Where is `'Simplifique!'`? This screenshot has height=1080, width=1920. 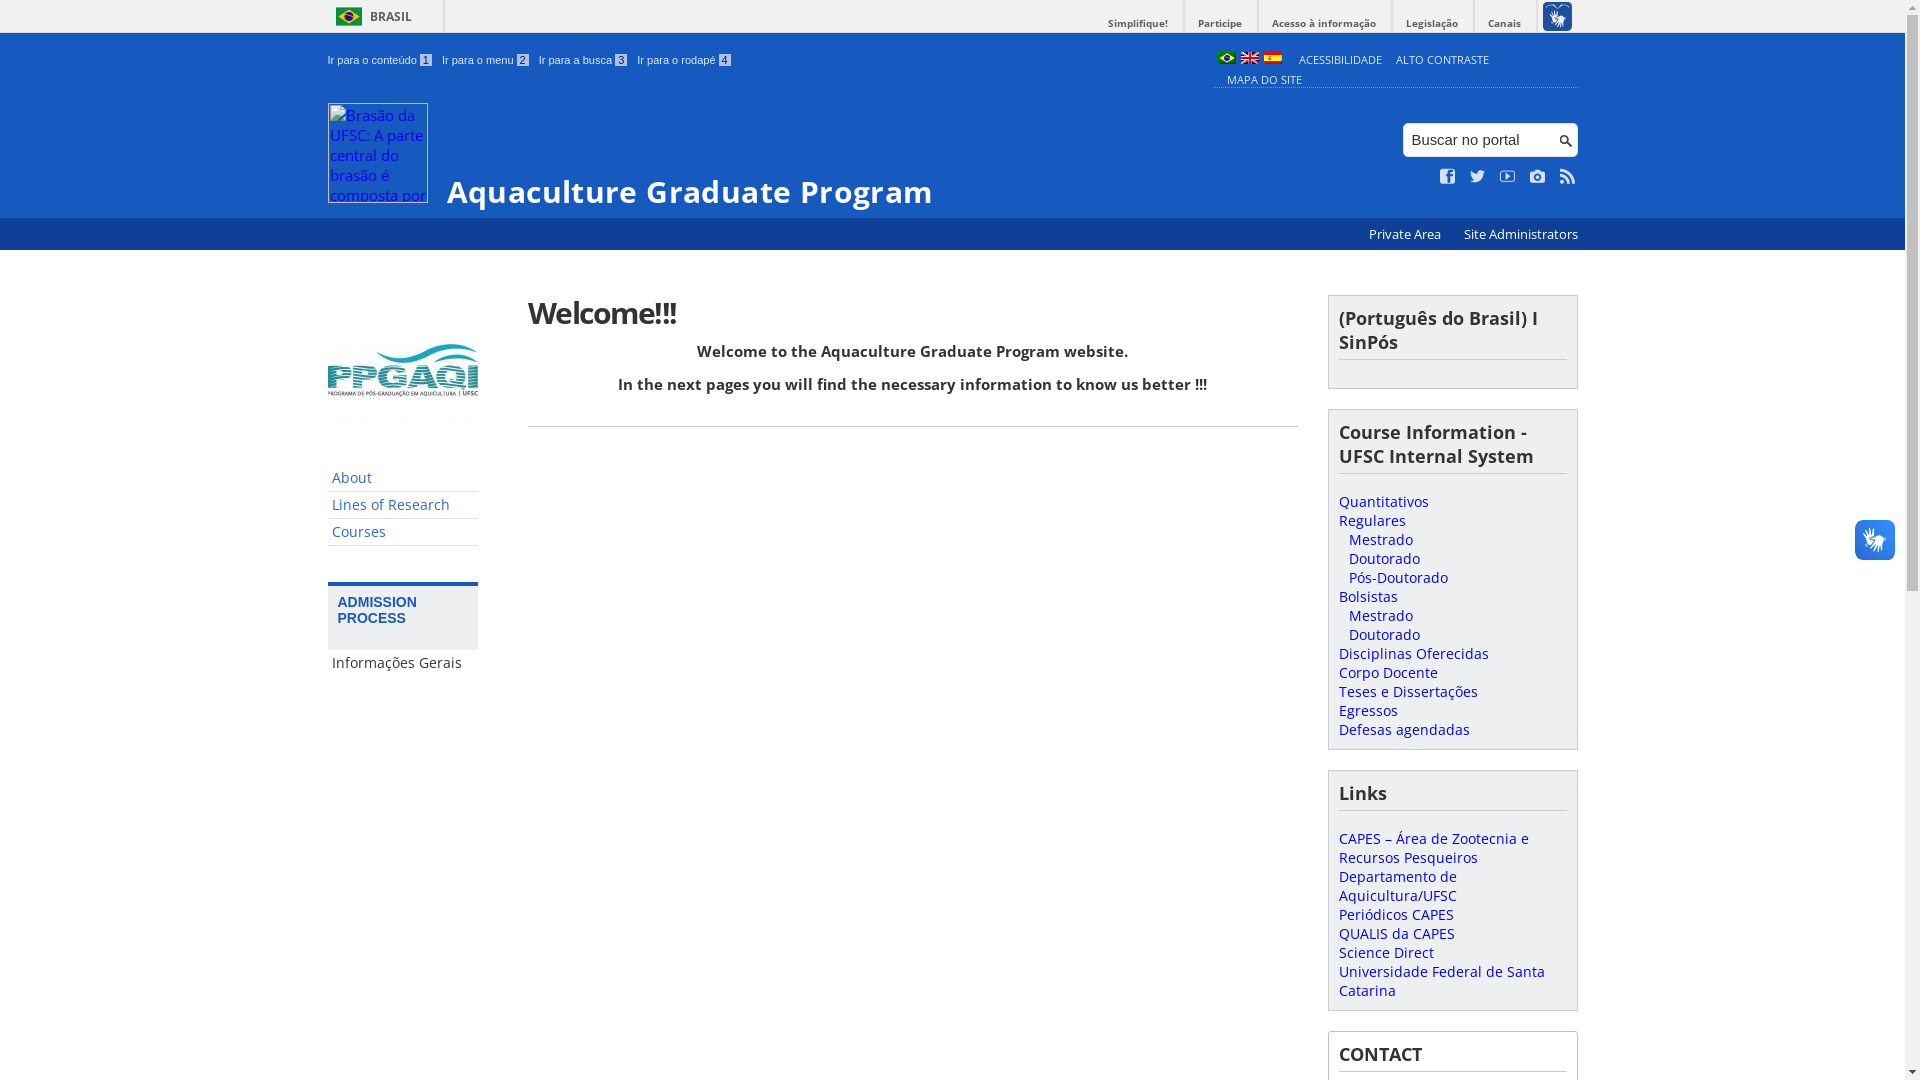 'Simplifique!' is located at coordinates (1137, 23).